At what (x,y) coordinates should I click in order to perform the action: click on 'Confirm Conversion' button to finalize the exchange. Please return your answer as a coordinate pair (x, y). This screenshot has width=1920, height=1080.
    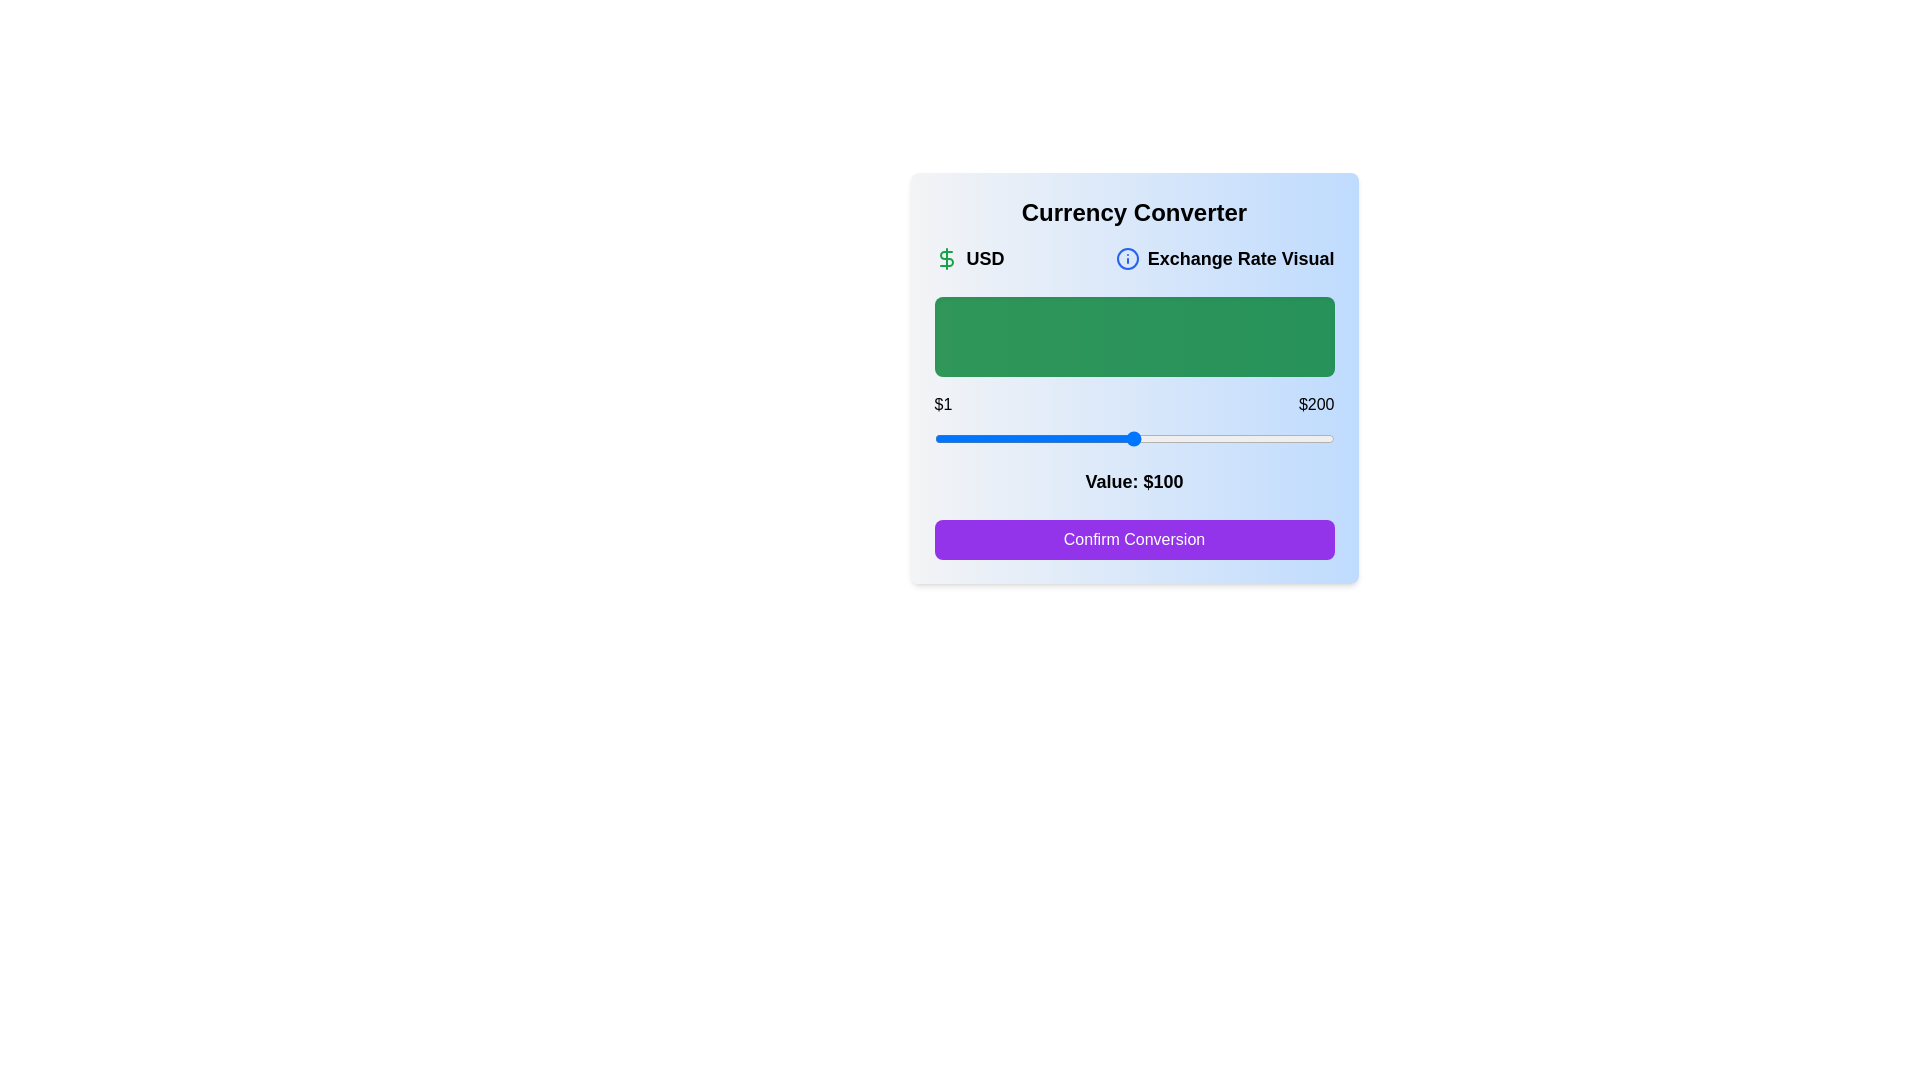
    Looking at the image, I should click on (1134, 540).